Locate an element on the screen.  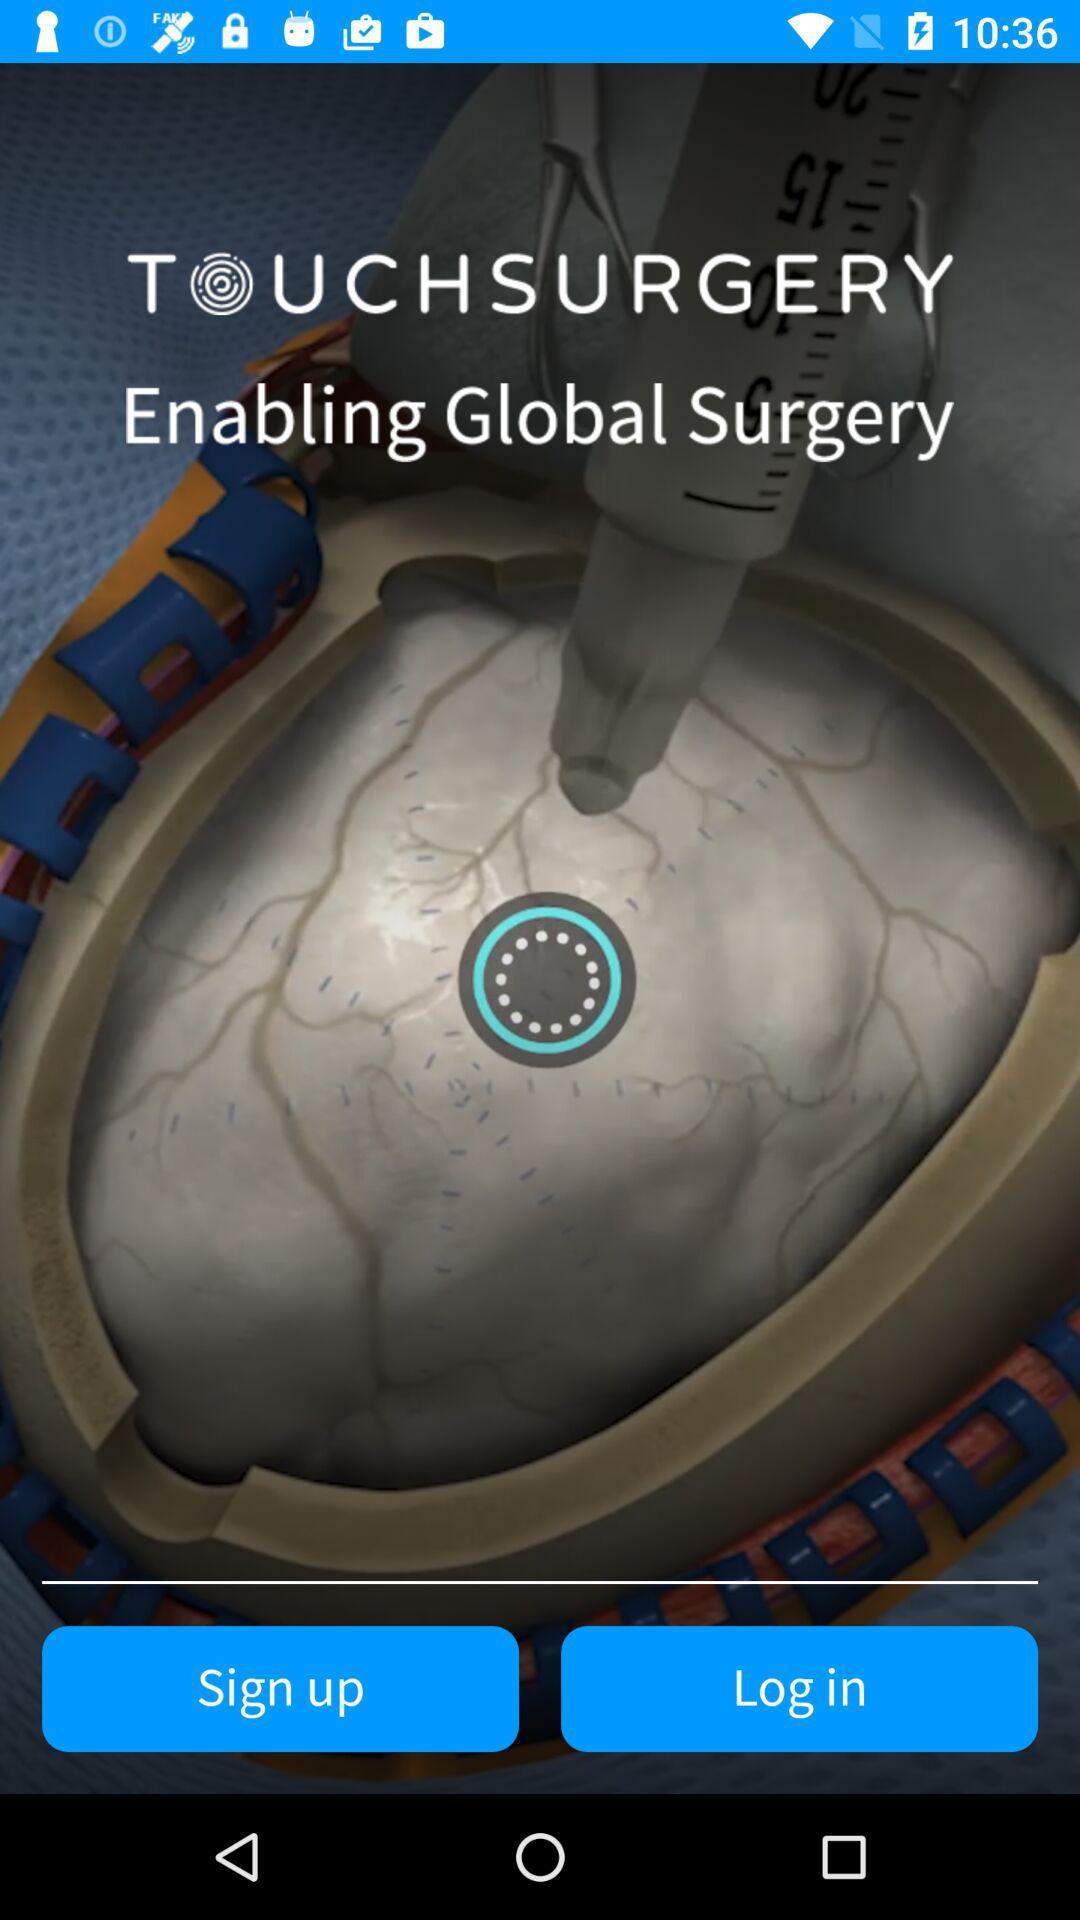
the item to the right of the sign up is located at coordinates (798, 1688).